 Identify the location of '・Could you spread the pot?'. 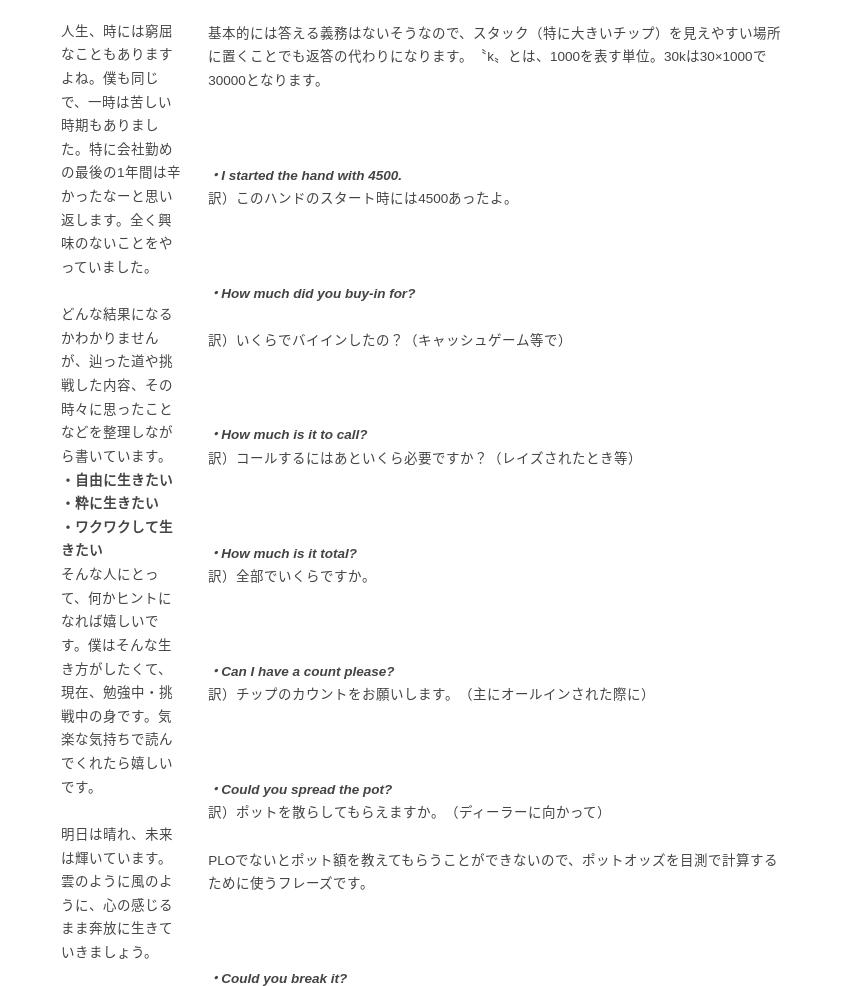
(206, 788).